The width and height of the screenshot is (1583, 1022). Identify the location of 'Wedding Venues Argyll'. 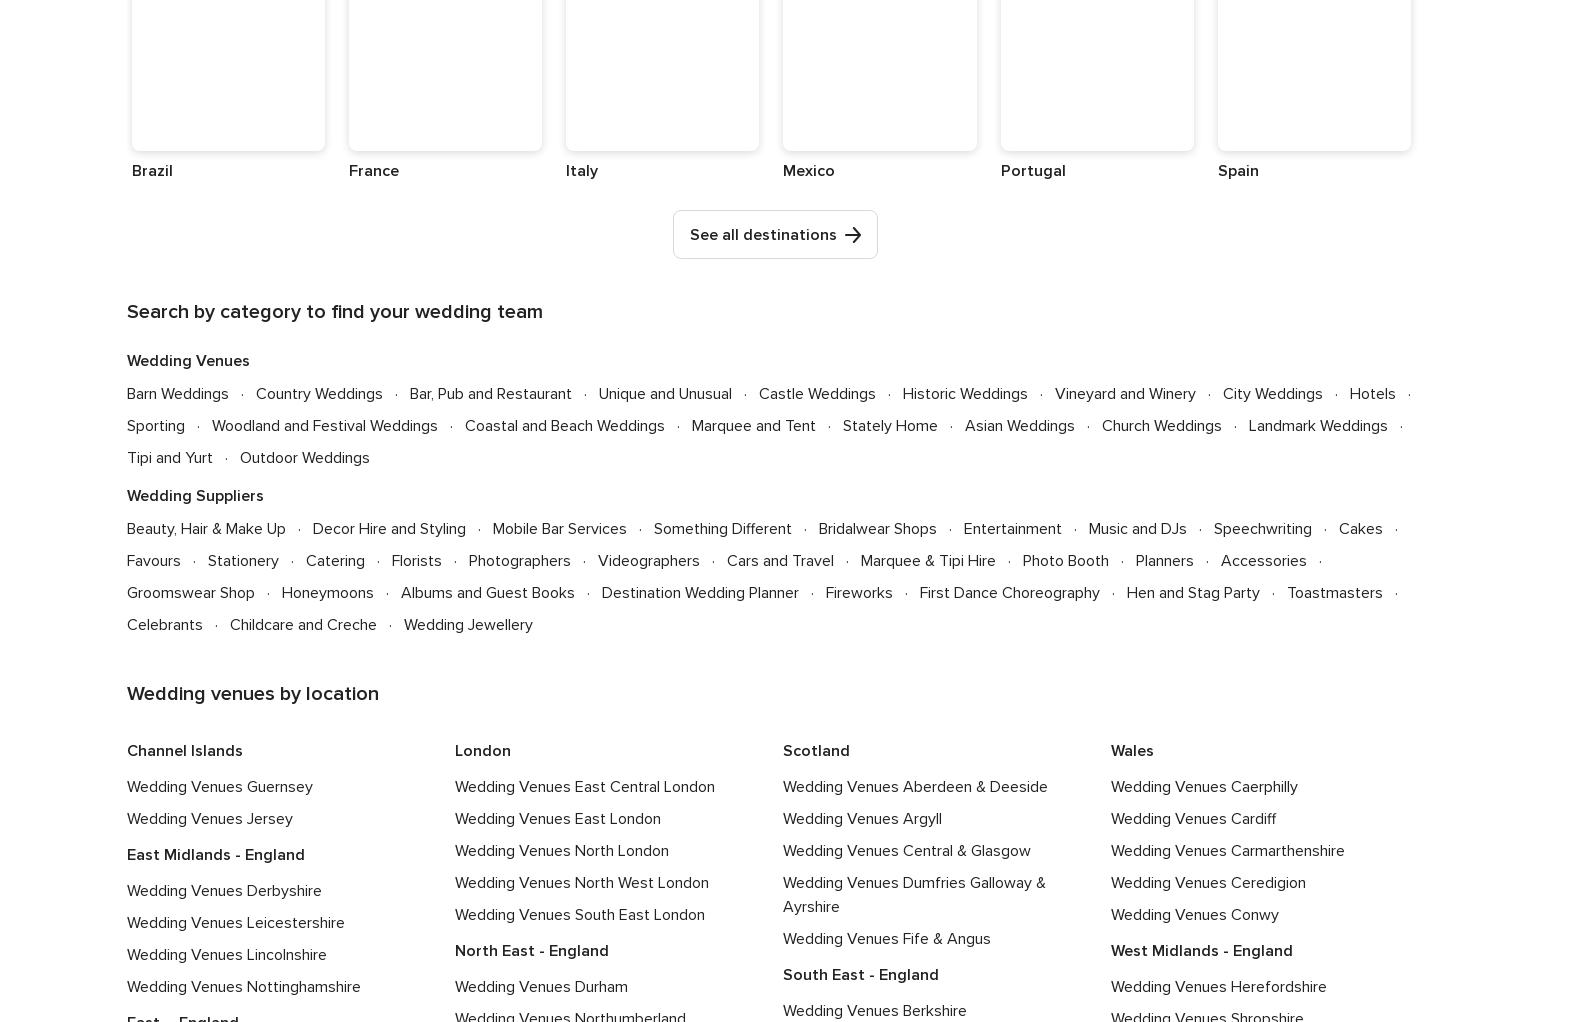
(862, 817).